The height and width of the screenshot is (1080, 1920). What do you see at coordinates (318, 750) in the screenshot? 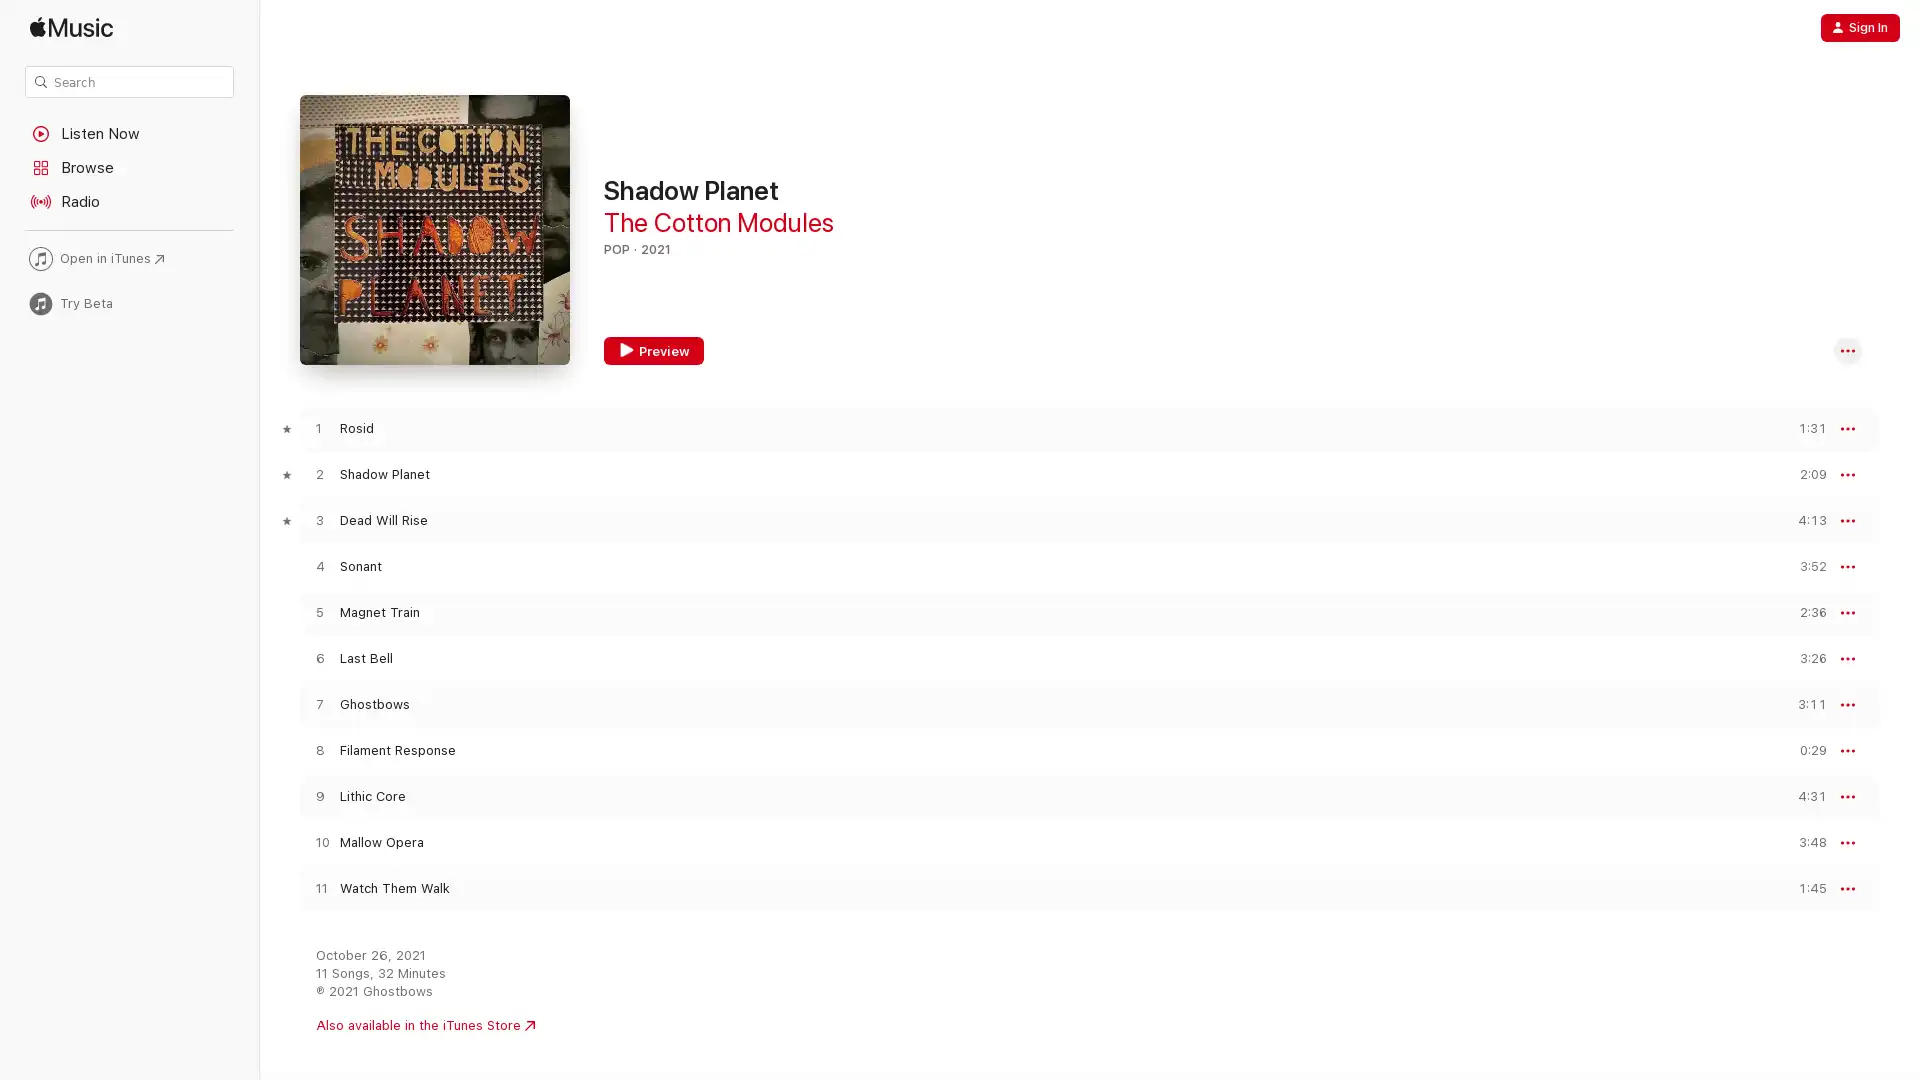
I see `Play` at bounding box center [318, 750].